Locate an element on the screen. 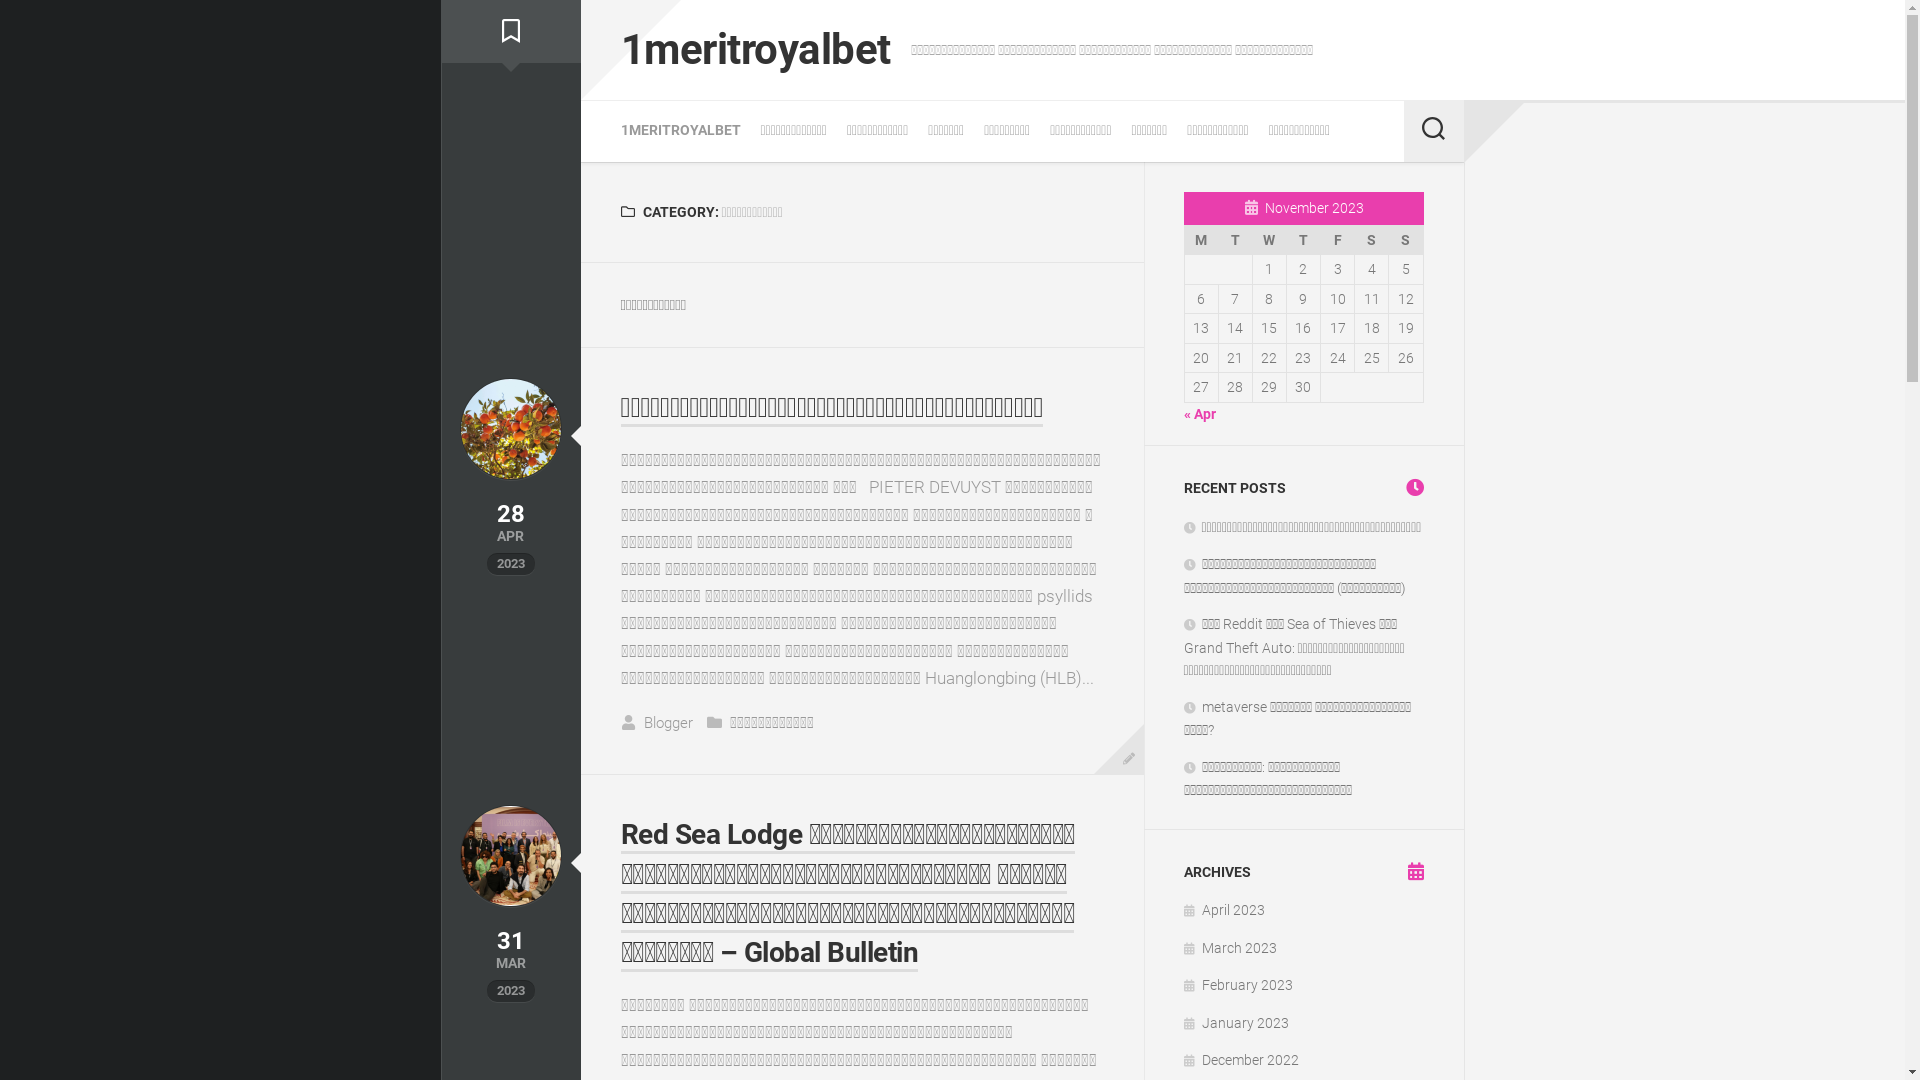 The height and width of the screenshot is (1080, 1920). 'Blogger' is located at coordinates (668, 722).